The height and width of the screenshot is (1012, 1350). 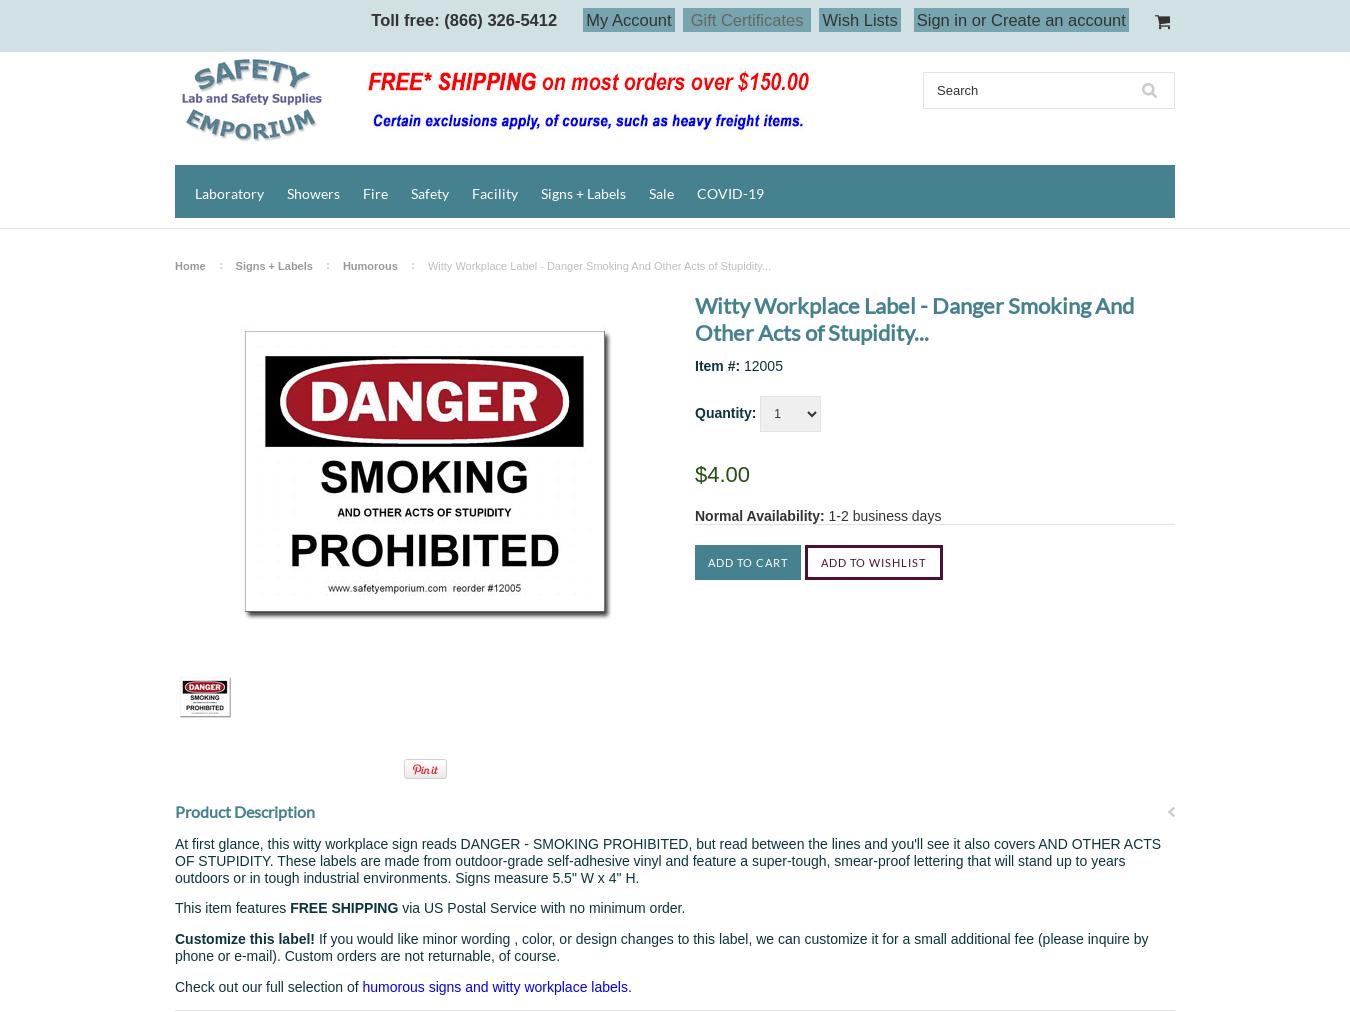 I want to click on 'Gift Certificates', so click(x=745, y=19).